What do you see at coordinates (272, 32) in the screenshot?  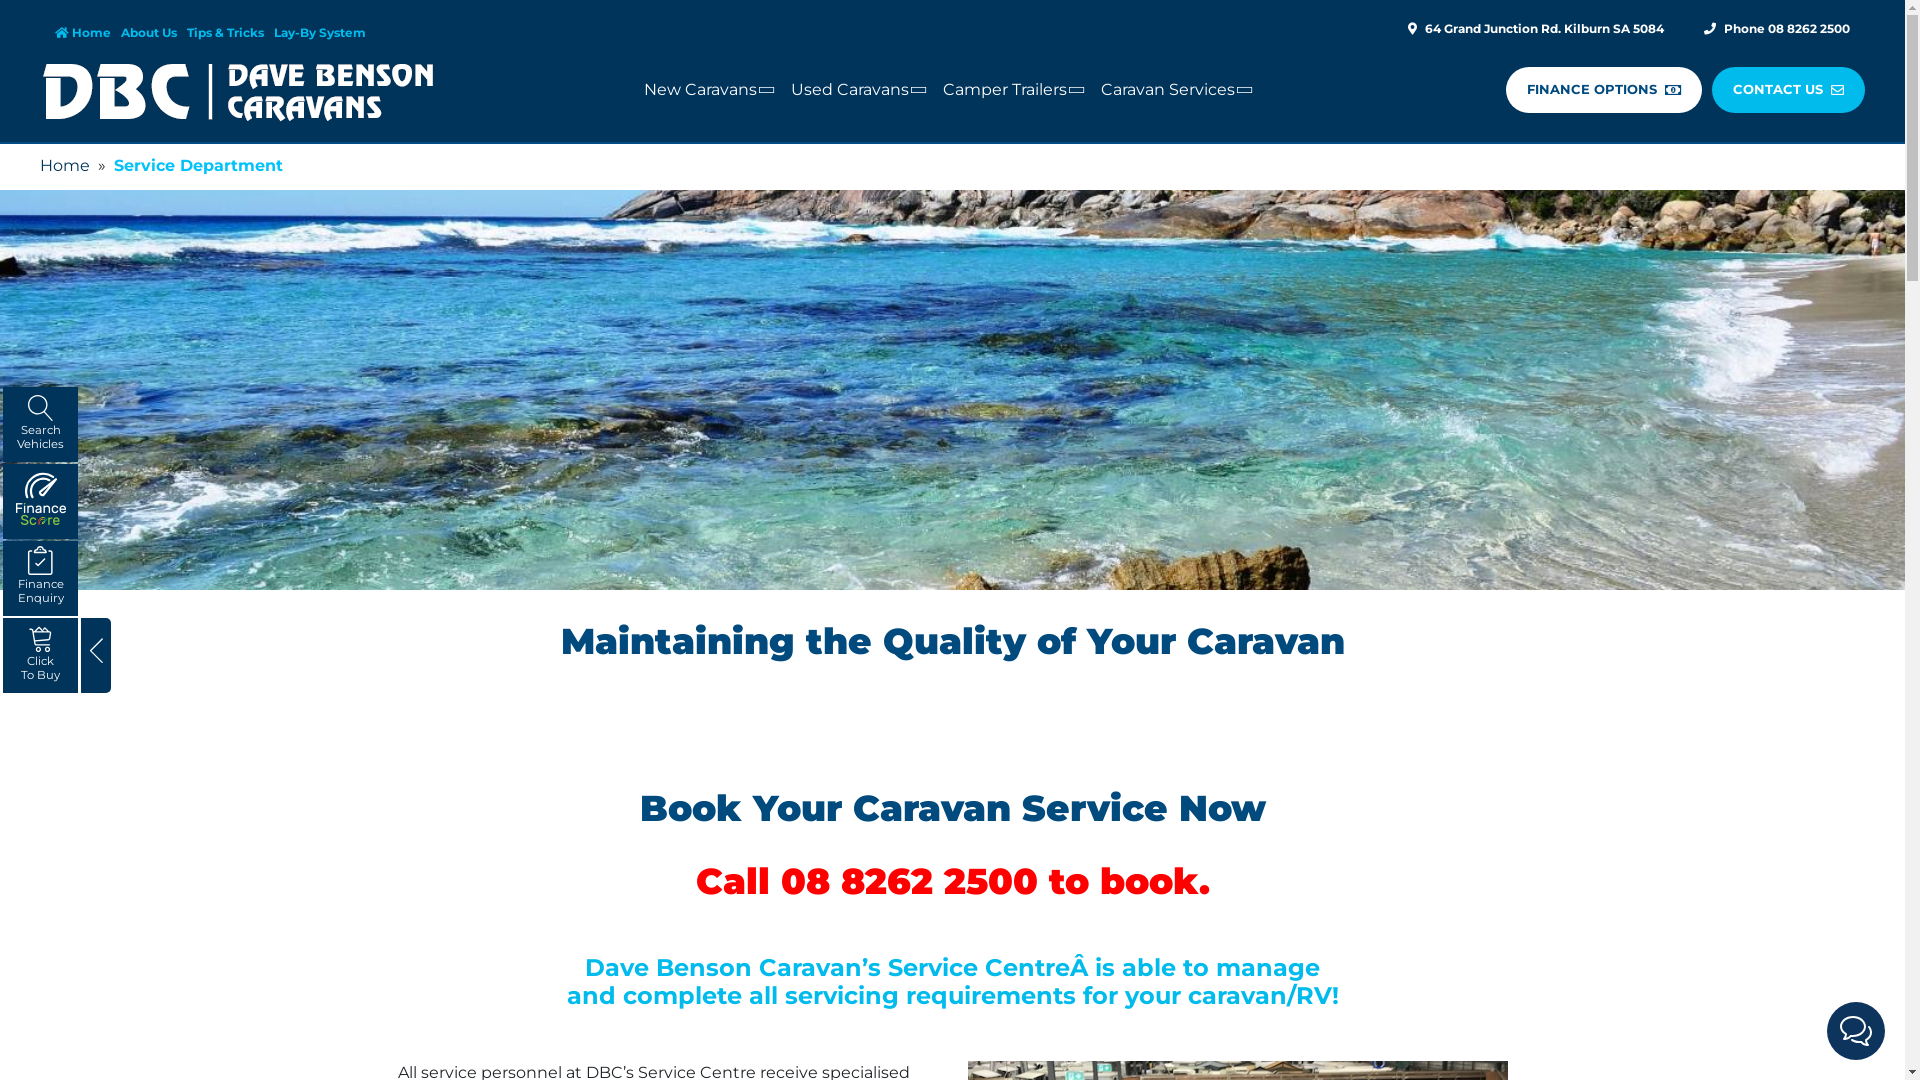 I see `'Lay-By System'` at bounding box center [272, 32].